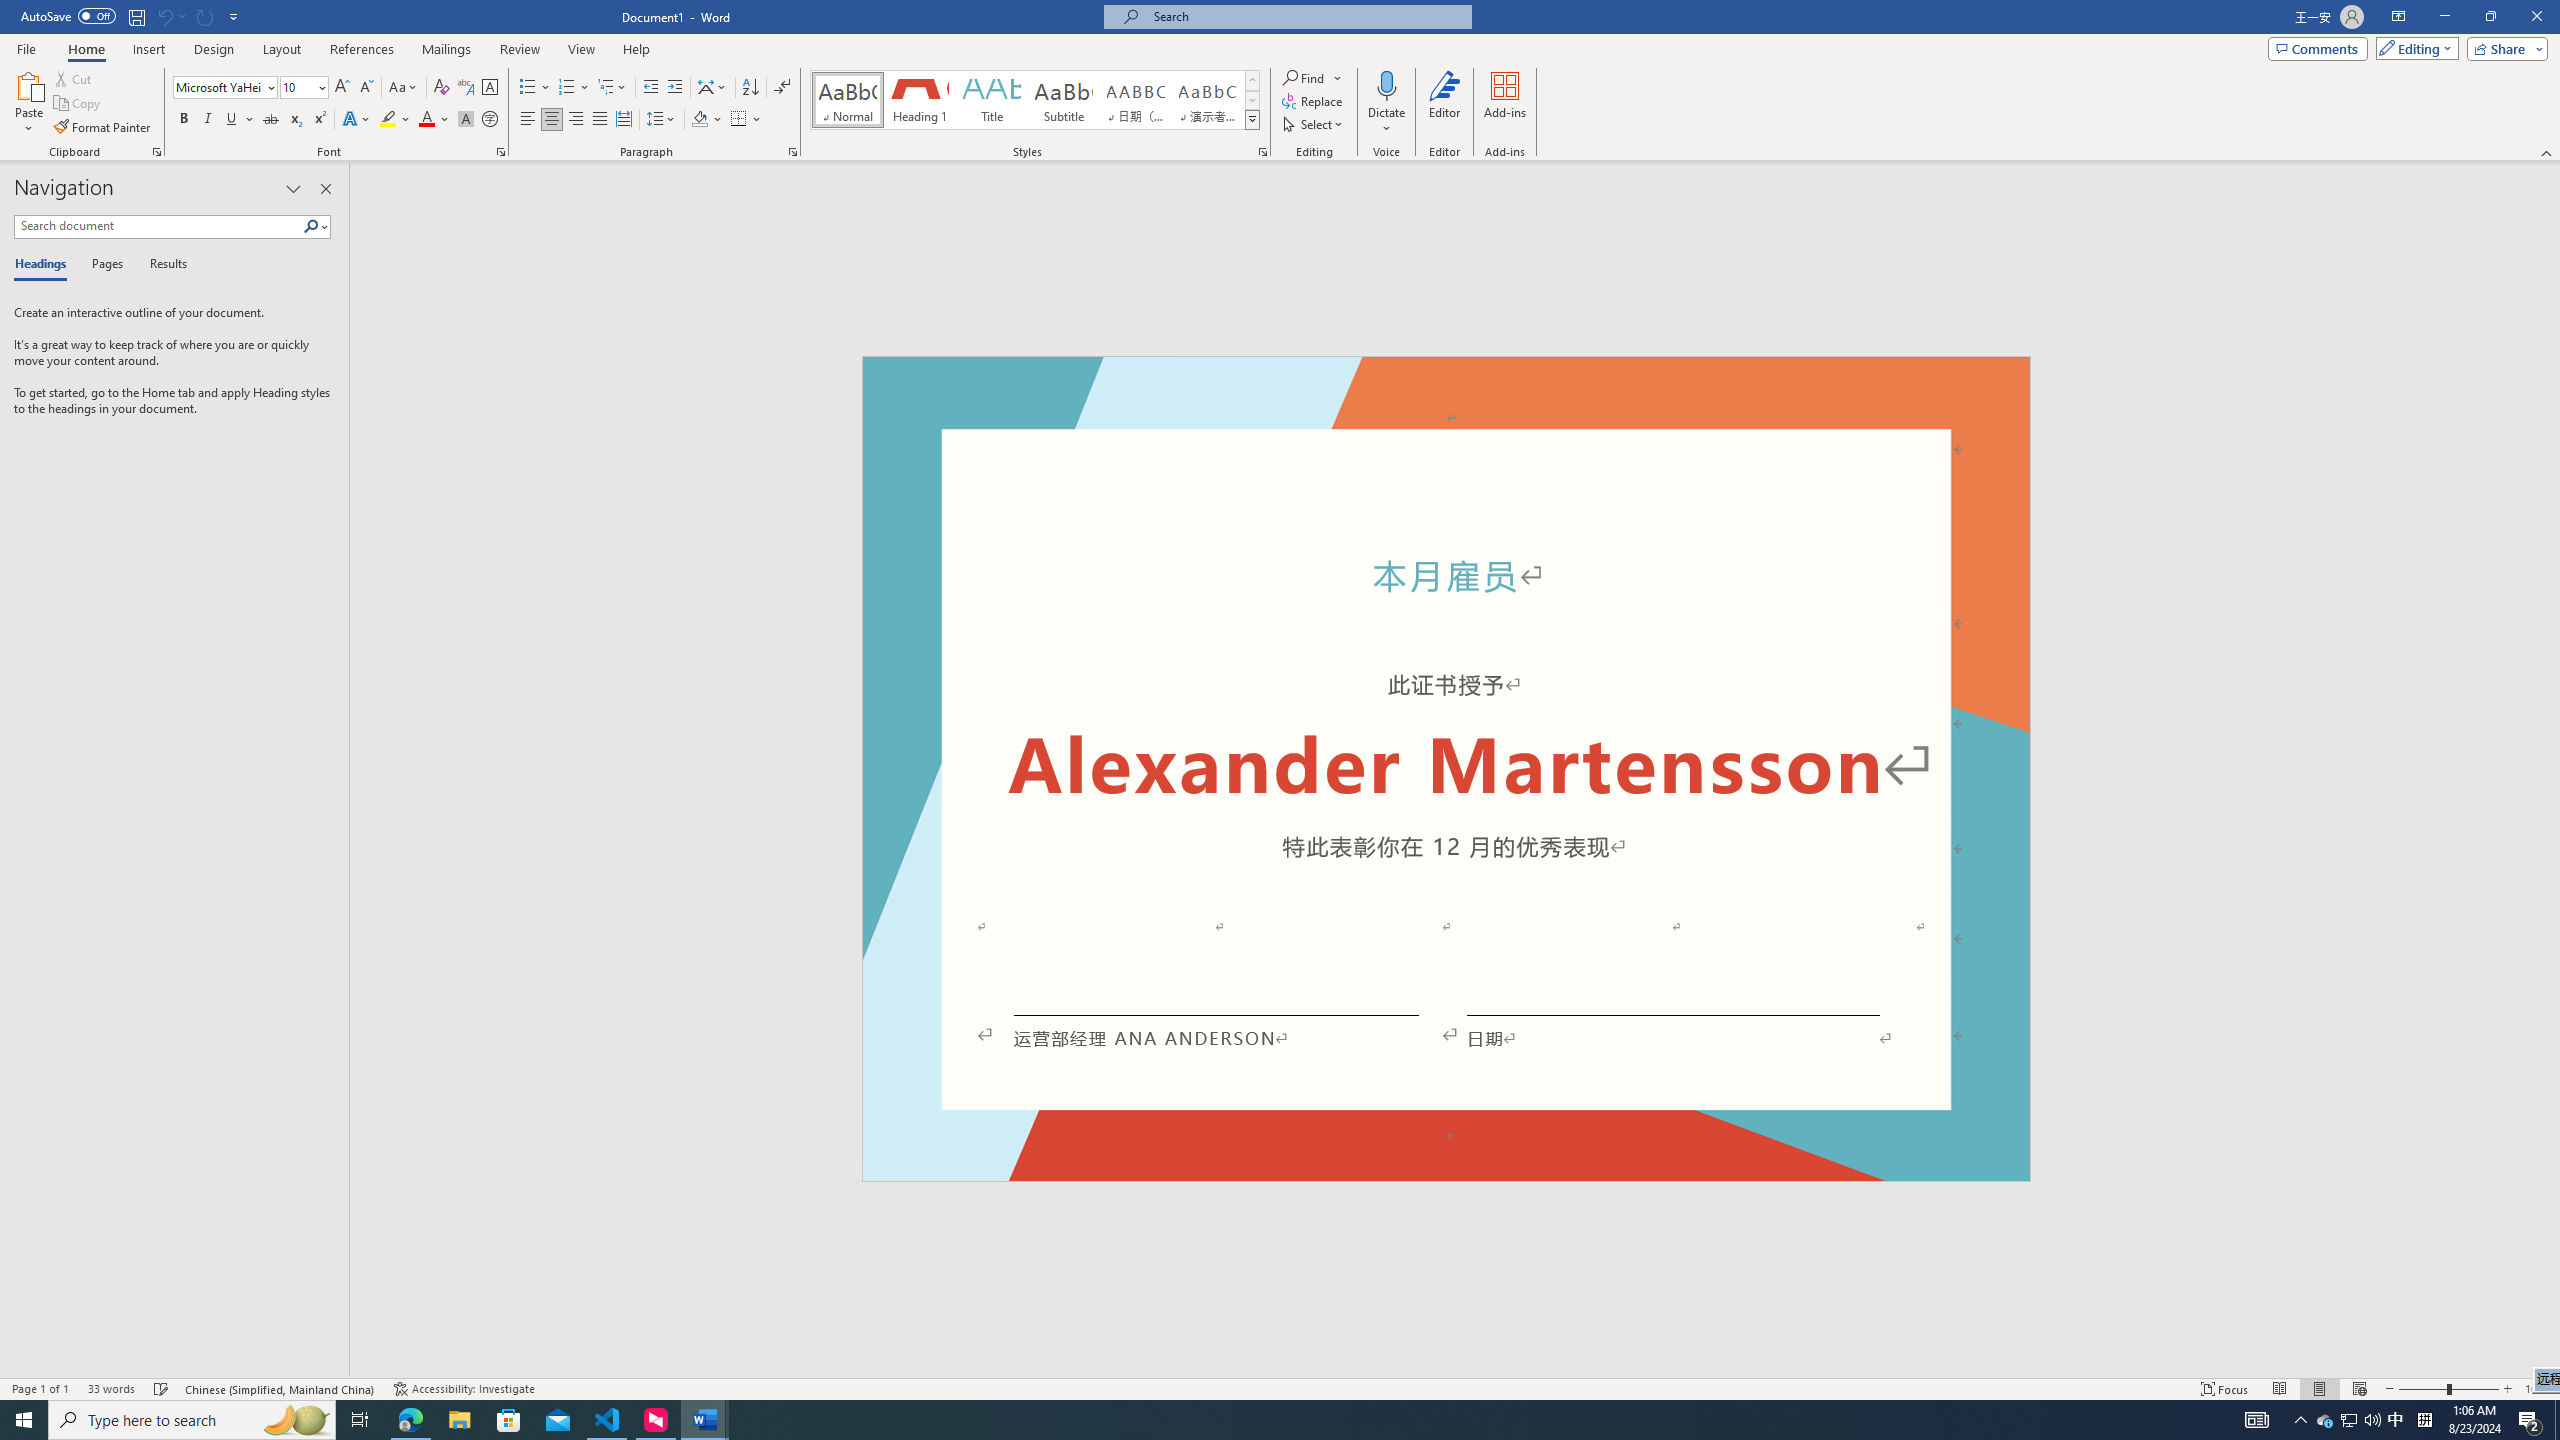  Describe the element at coordinates (270, 118) in the screenshot. I see `'Strikethrough'` at that location.